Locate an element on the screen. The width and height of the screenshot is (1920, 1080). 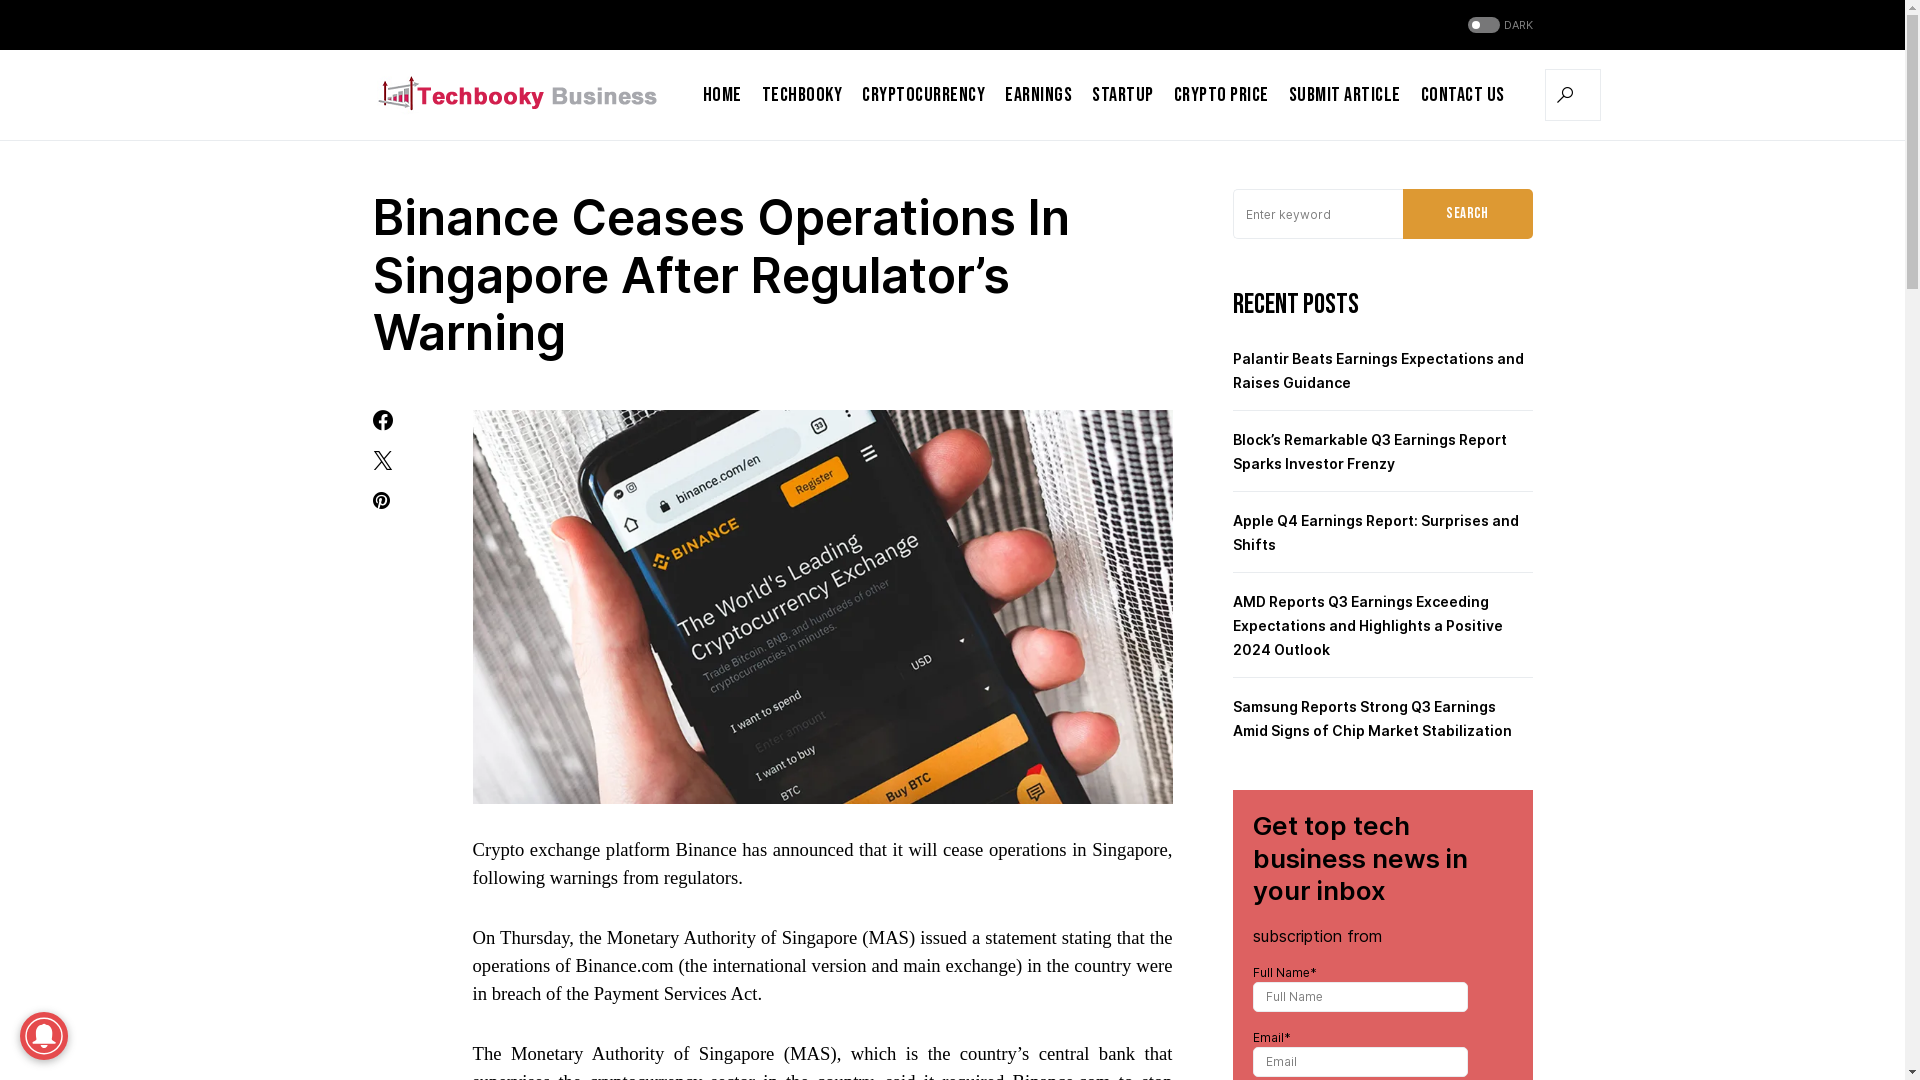
'Cryptocurrency' is located at coordinates (862, 95).